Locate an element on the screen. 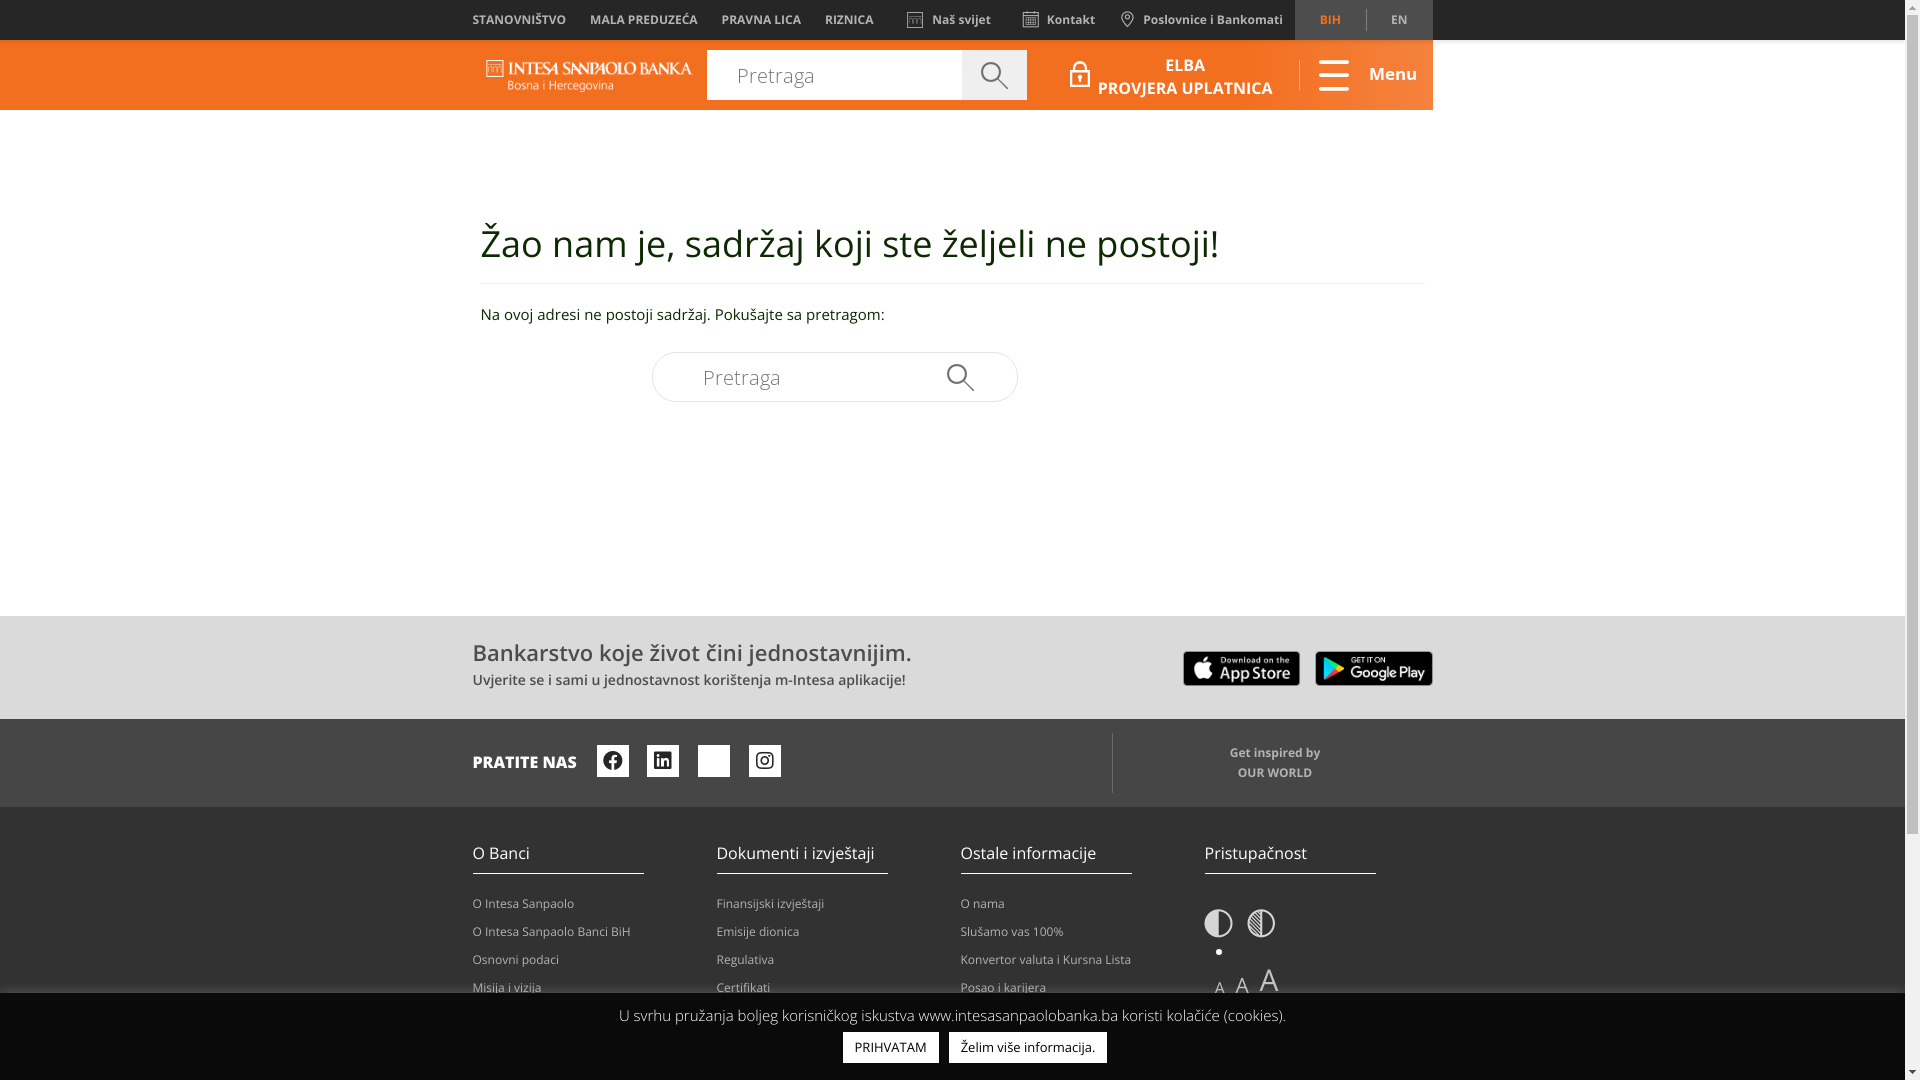 This screenshot has height=1080, width=1920. 'Google play link' is located at coordinates (1371, 663).